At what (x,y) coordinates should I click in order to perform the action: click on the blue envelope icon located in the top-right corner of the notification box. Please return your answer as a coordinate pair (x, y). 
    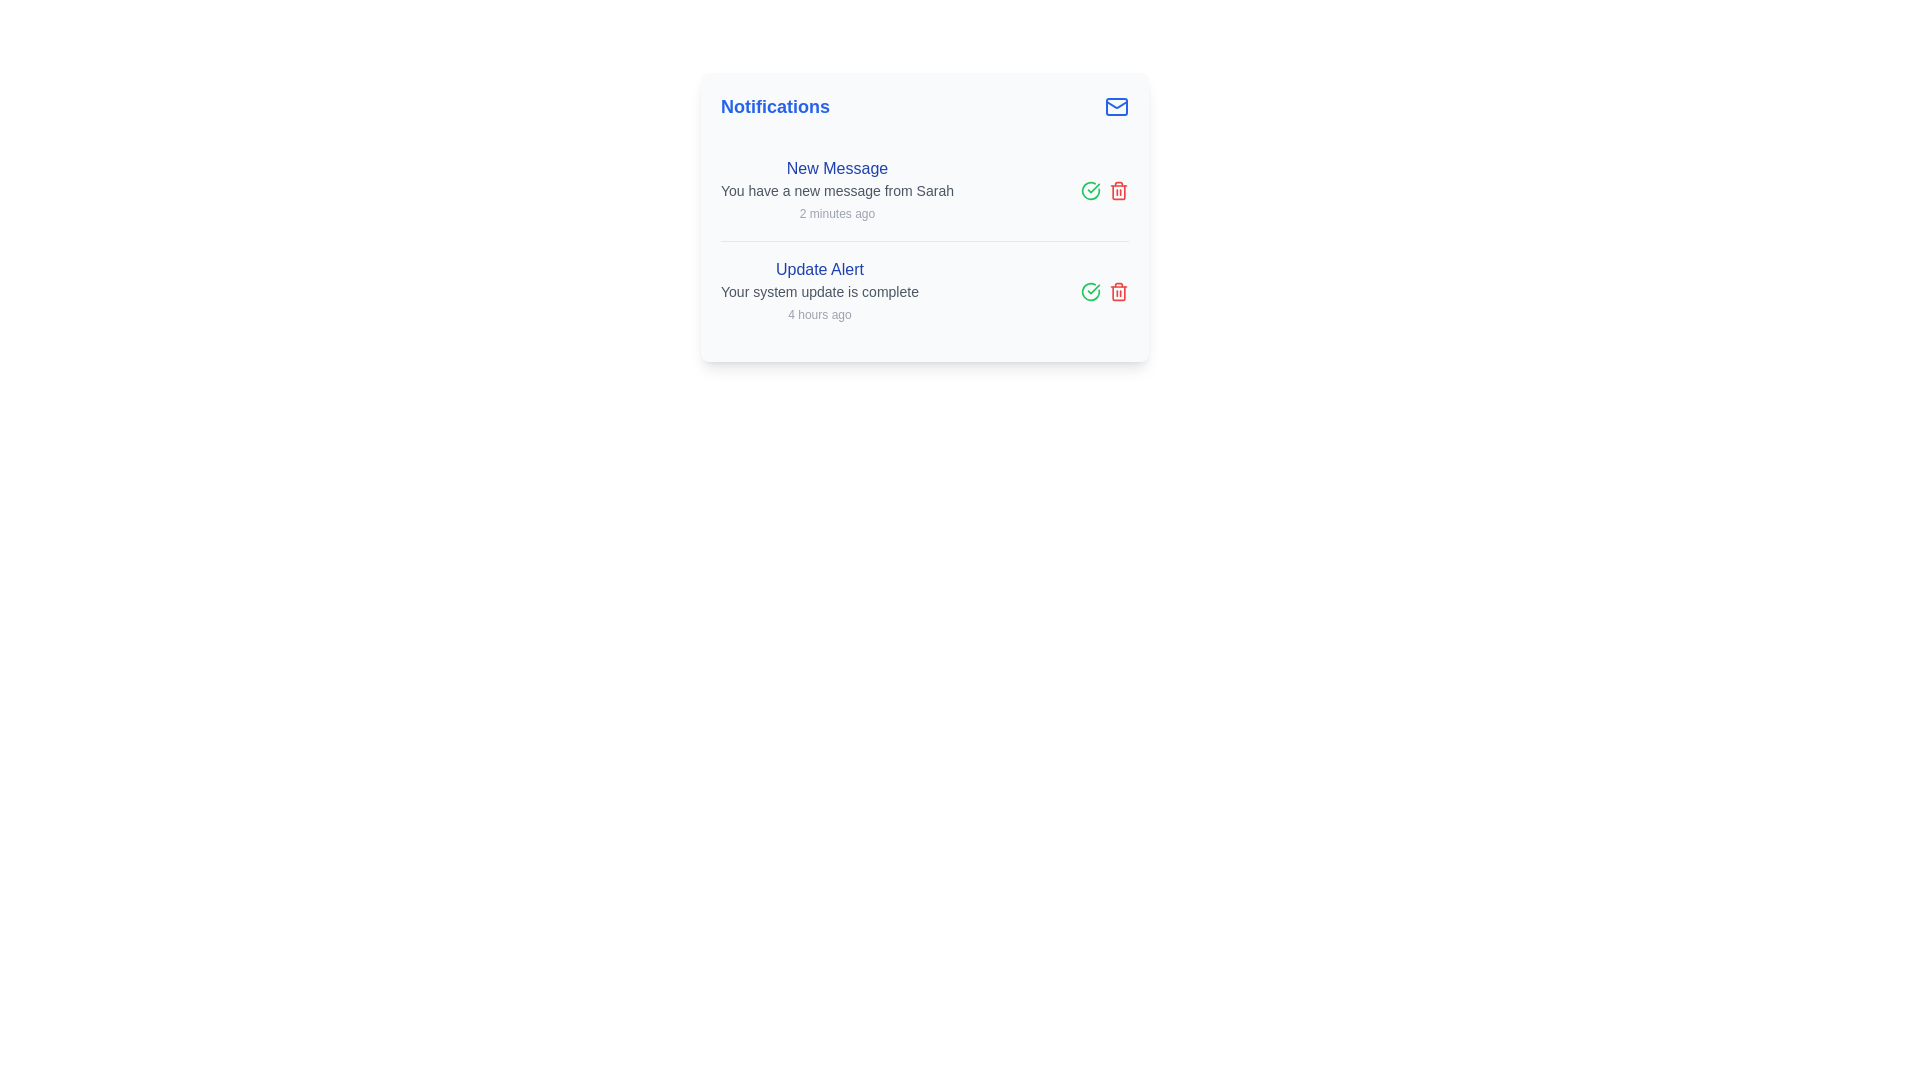
    Looking at the image, I should click on (1116, 107).